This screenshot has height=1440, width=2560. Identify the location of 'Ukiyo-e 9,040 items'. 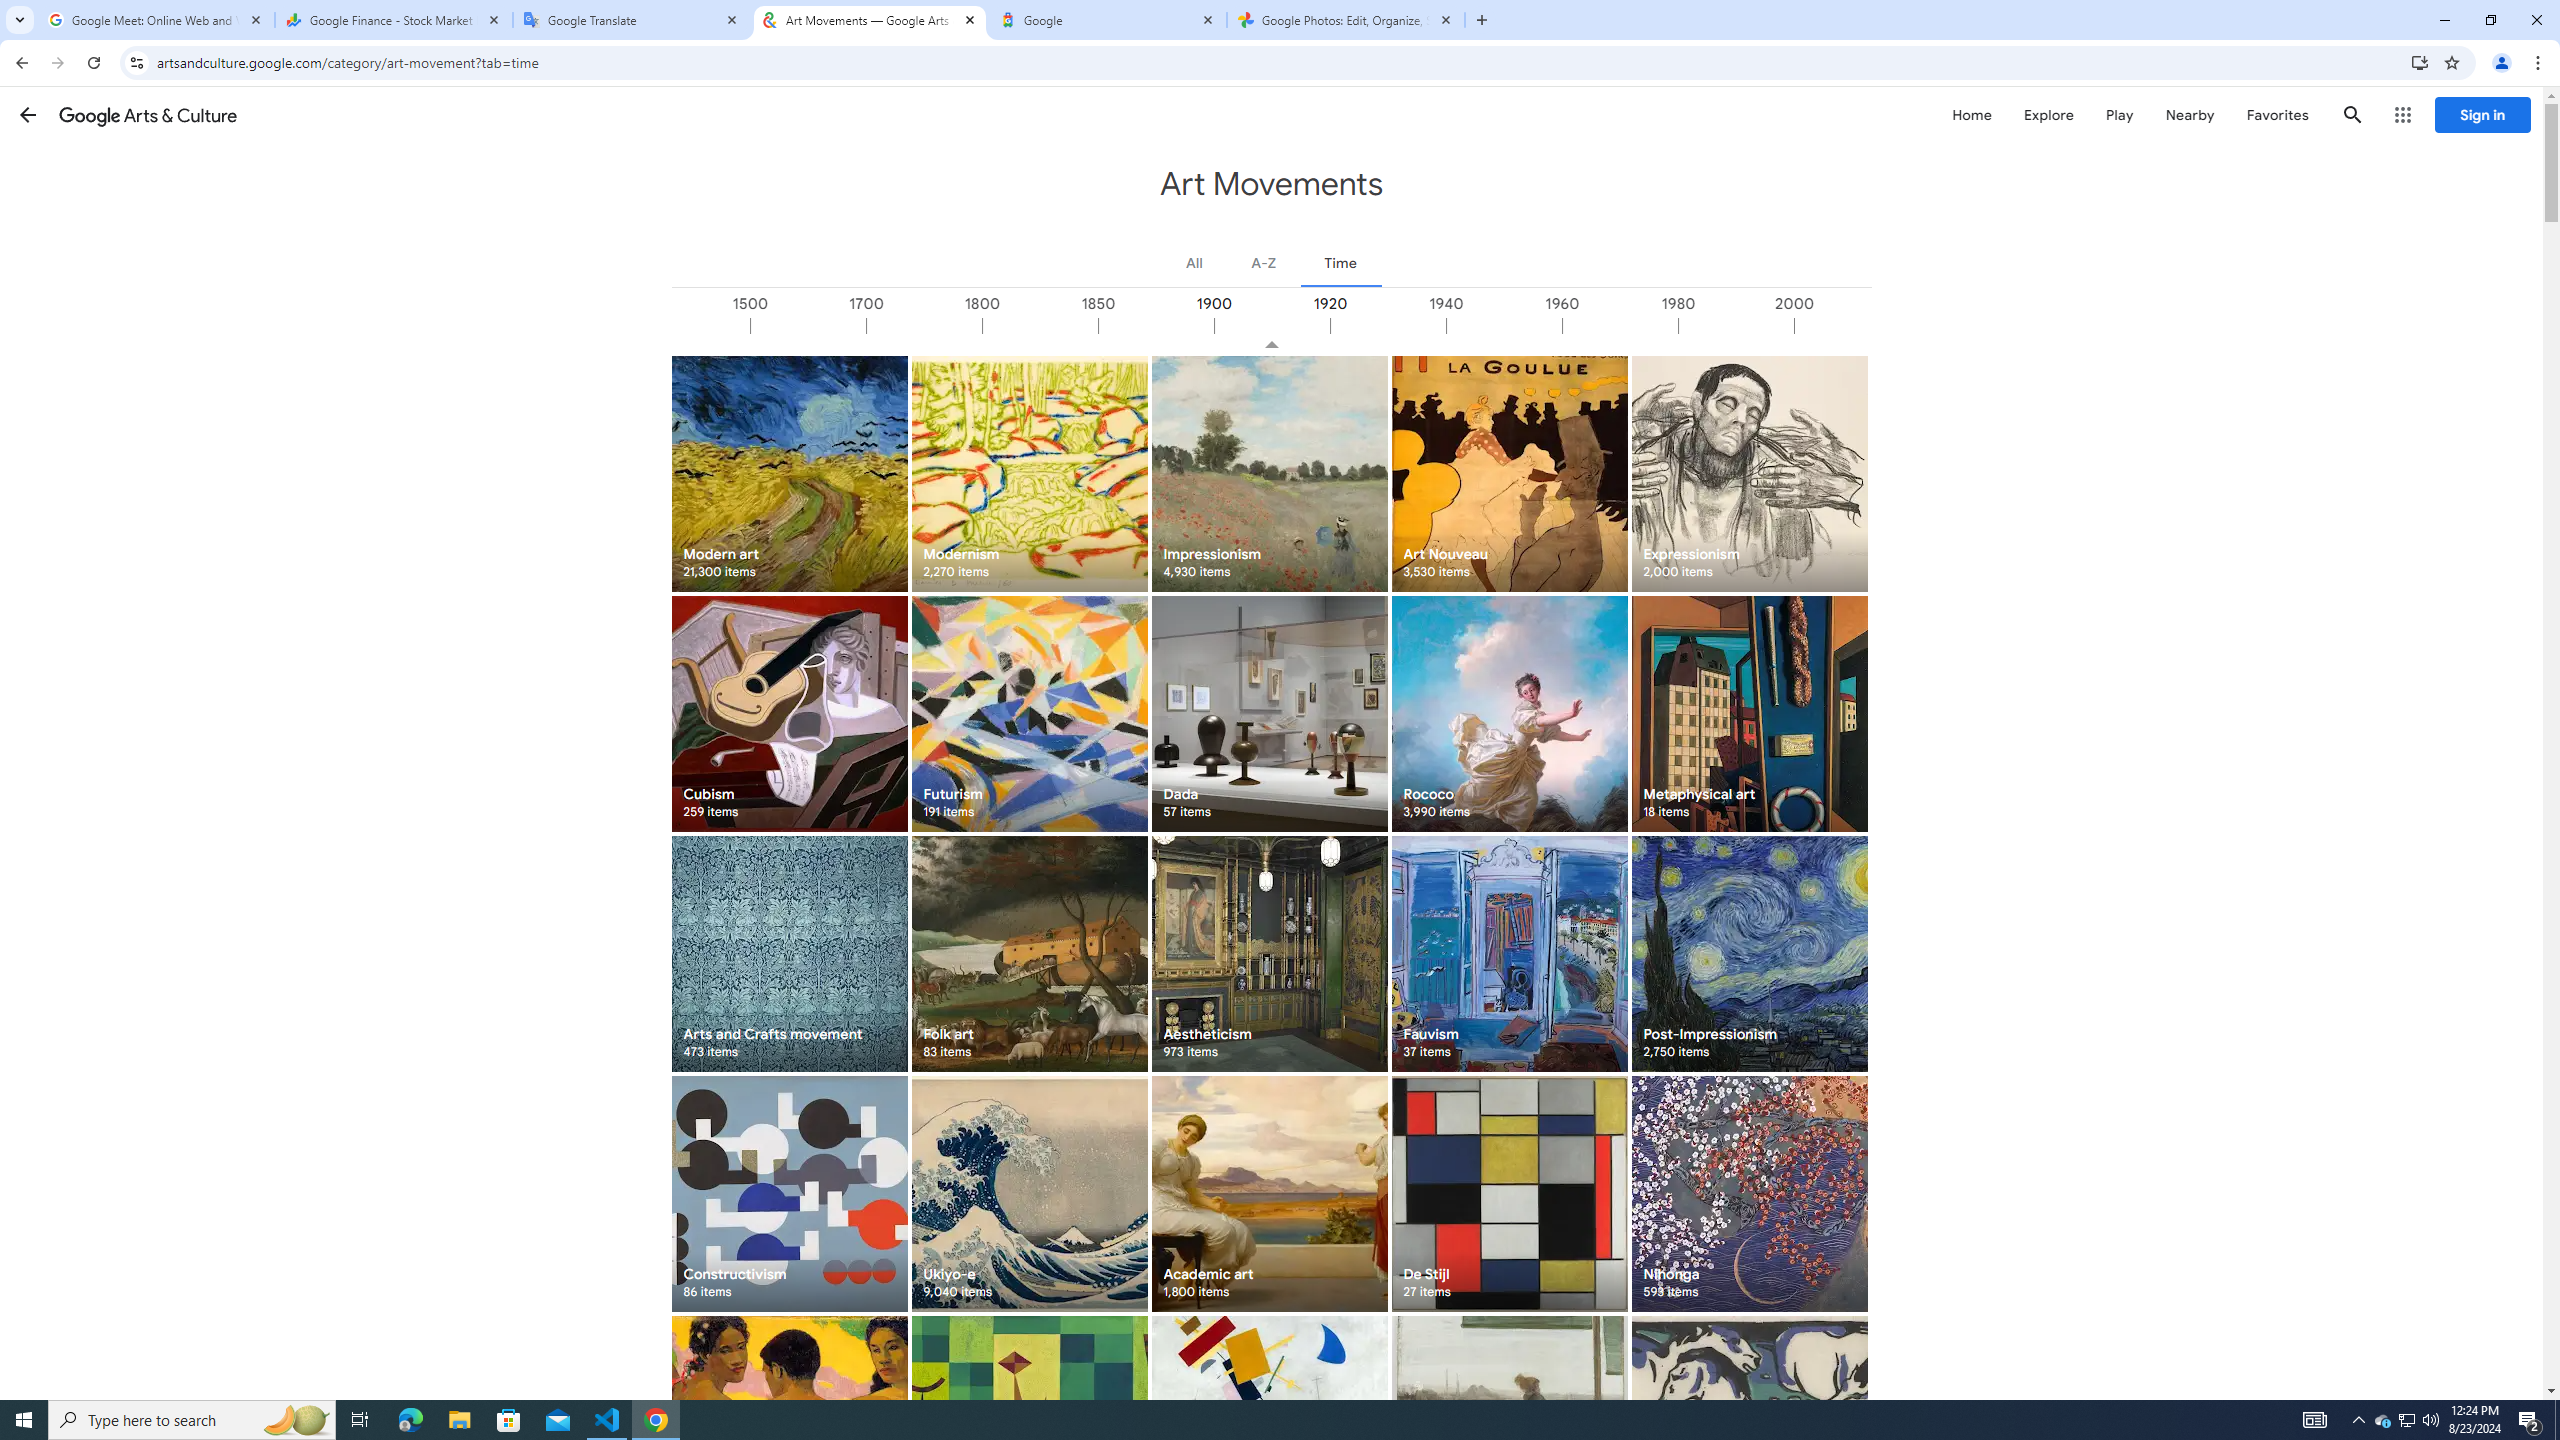
(1028, 1192).